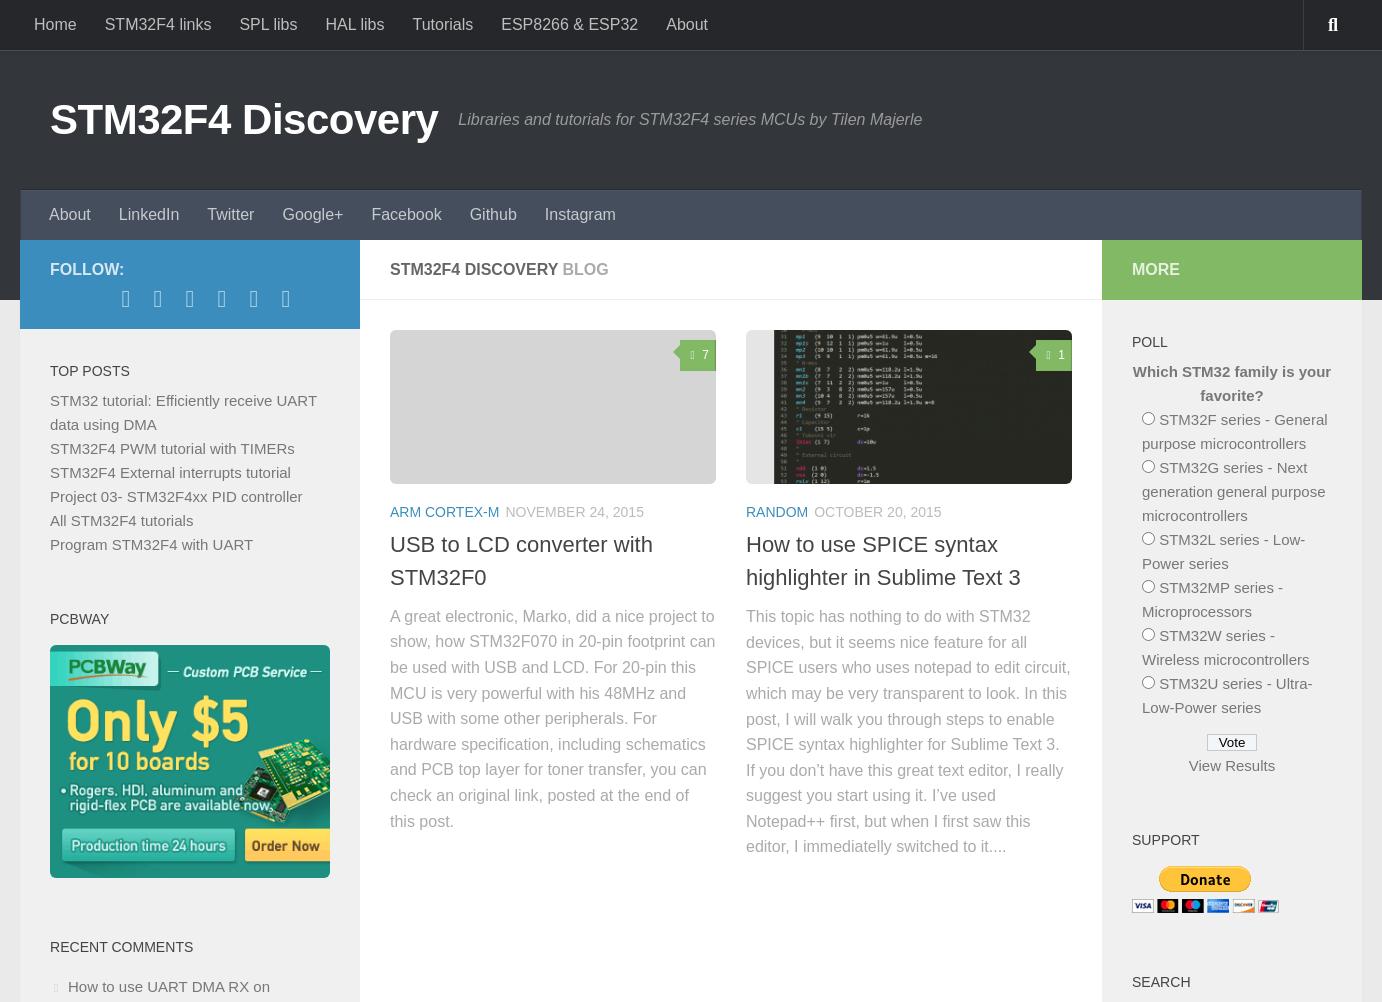 The width and height of the screenshot is (1382, 1002). Describe the element at coordinates (87, 268) in the screenshot. I see `'Follow:'` at that location.